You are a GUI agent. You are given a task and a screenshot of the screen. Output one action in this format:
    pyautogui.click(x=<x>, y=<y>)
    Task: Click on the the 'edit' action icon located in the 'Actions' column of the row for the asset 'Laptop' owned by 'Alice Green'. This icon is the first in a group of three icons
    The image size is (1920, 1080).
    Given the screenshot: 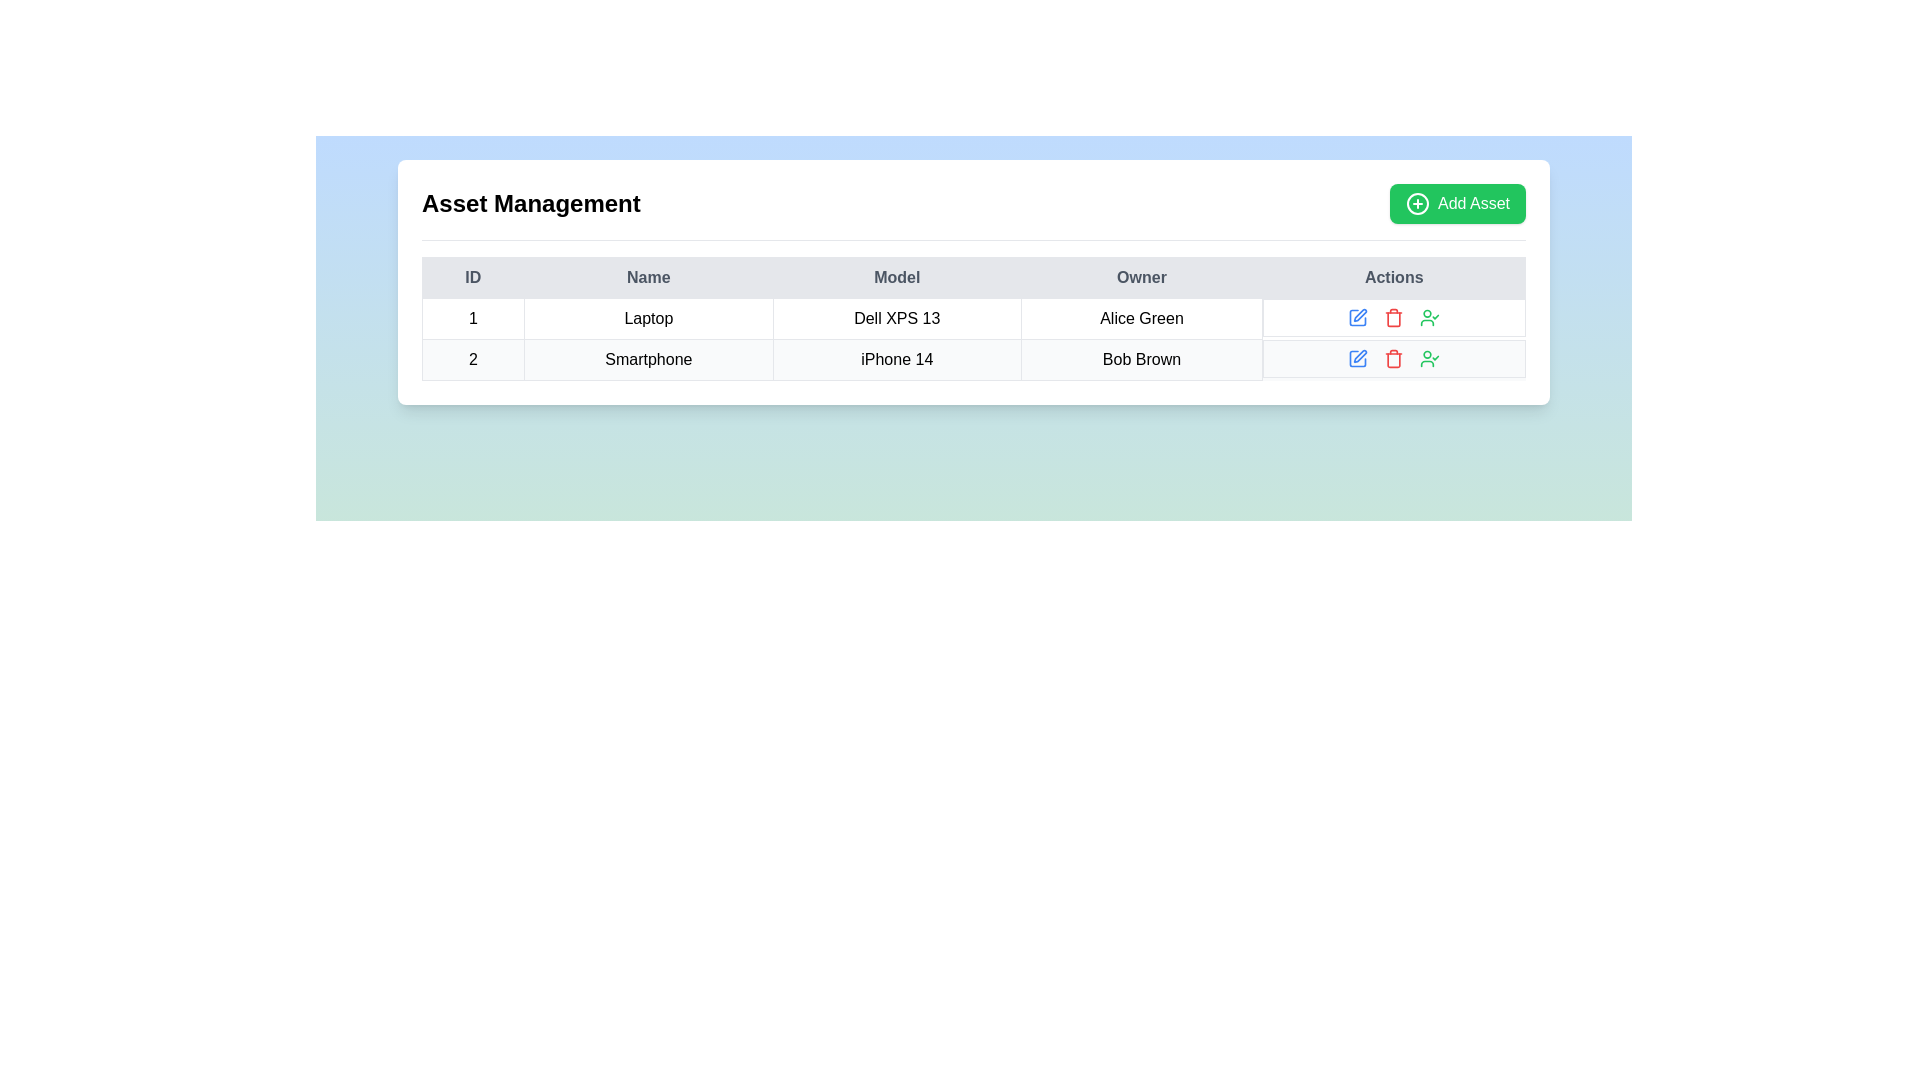 What is the action you would take?
    pyautogui.click(x=1358, y=316)
    